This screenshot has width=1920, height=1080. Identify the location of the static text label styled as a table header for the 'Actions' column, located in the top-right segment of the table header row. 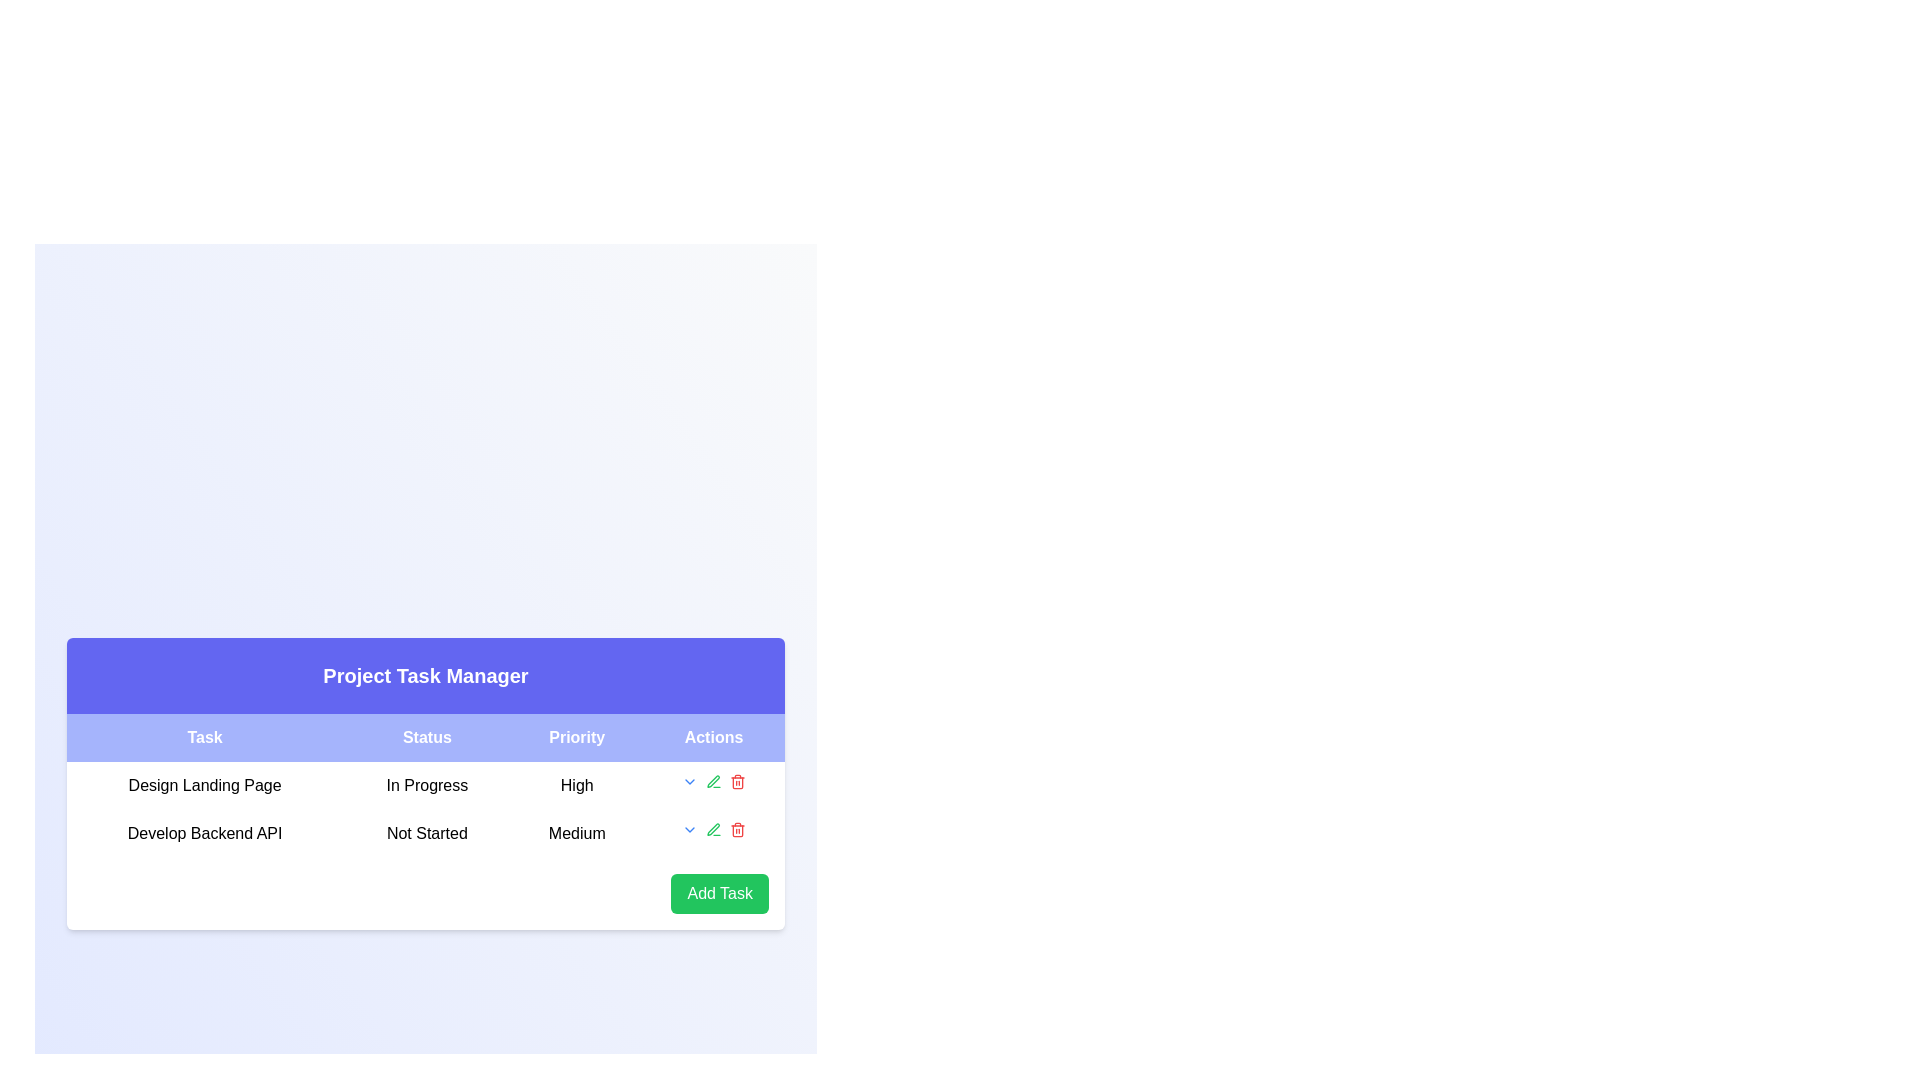
(714, 737).